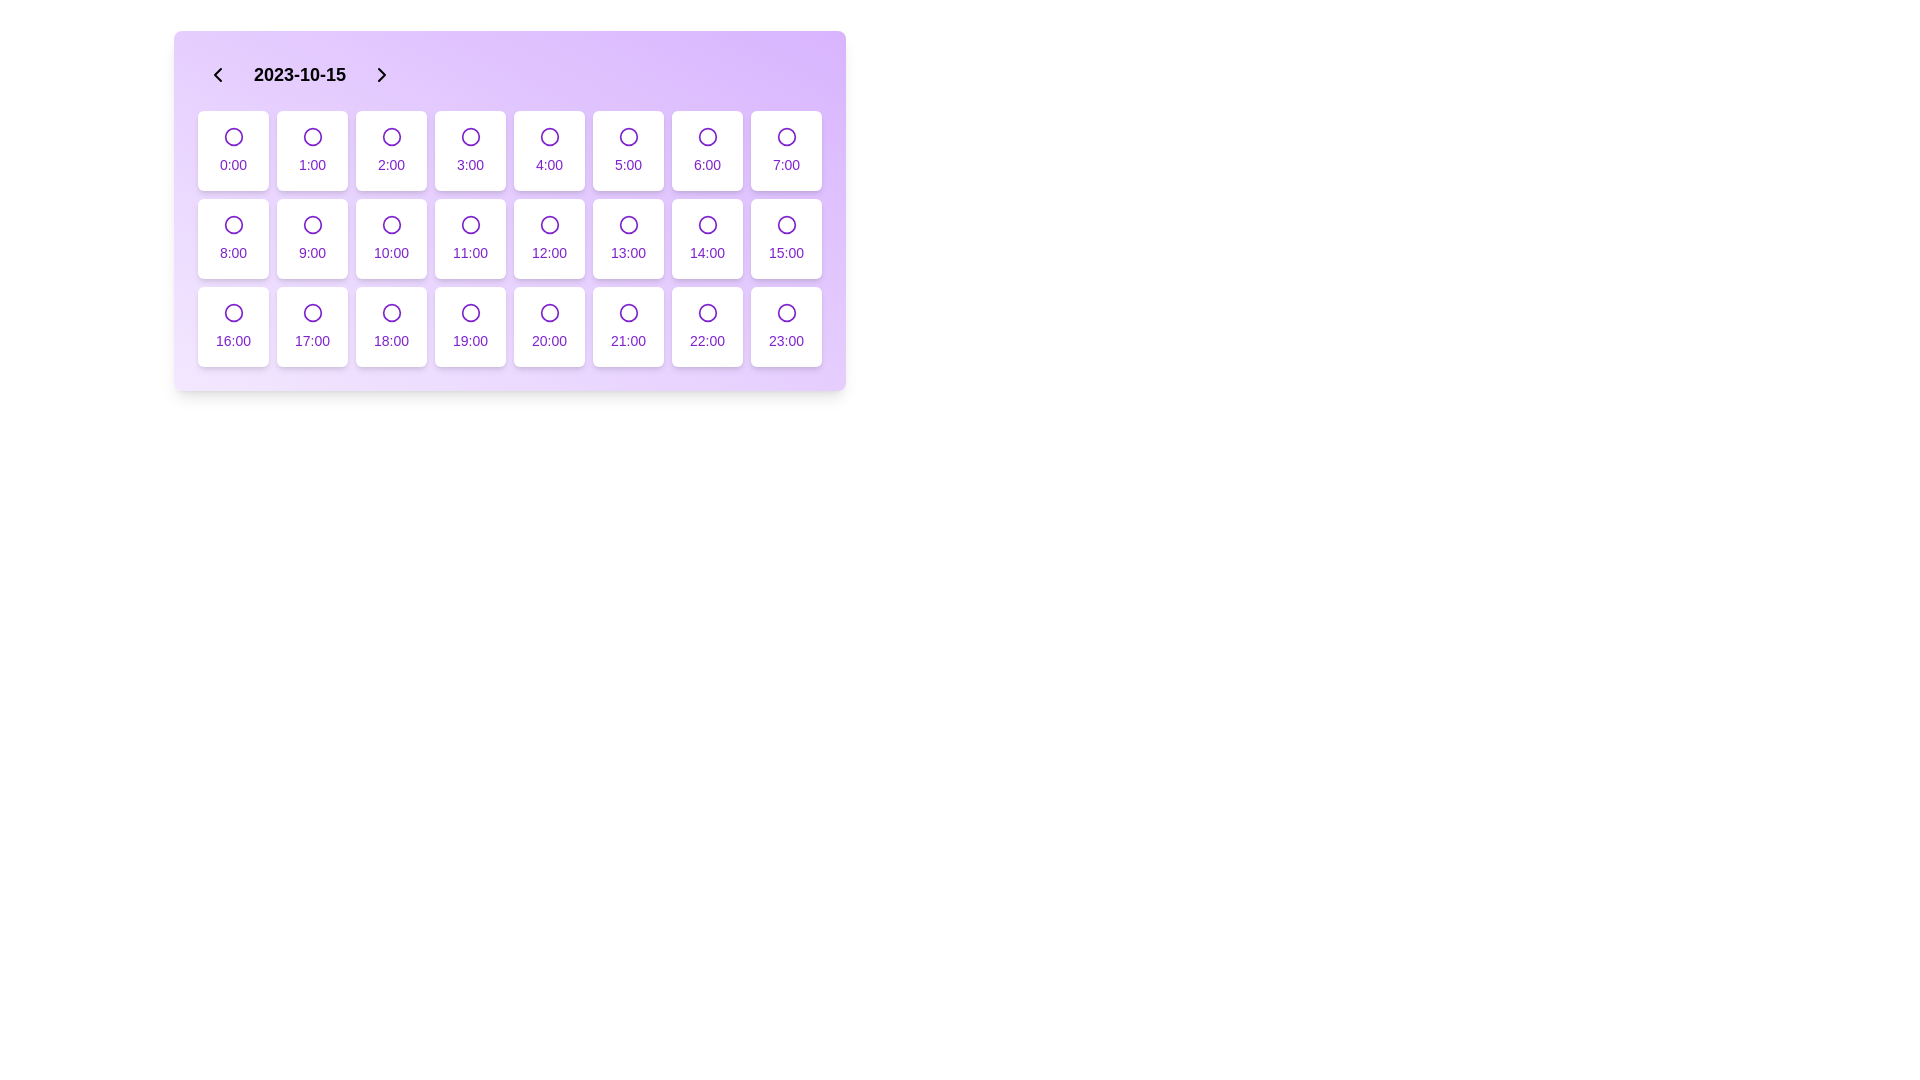  What do you see at coordinates (382, 73) in the screenshot?
I see `the right-pointing arrow button in the header area, located to the right of the date display` at bounding box center [382, 73].